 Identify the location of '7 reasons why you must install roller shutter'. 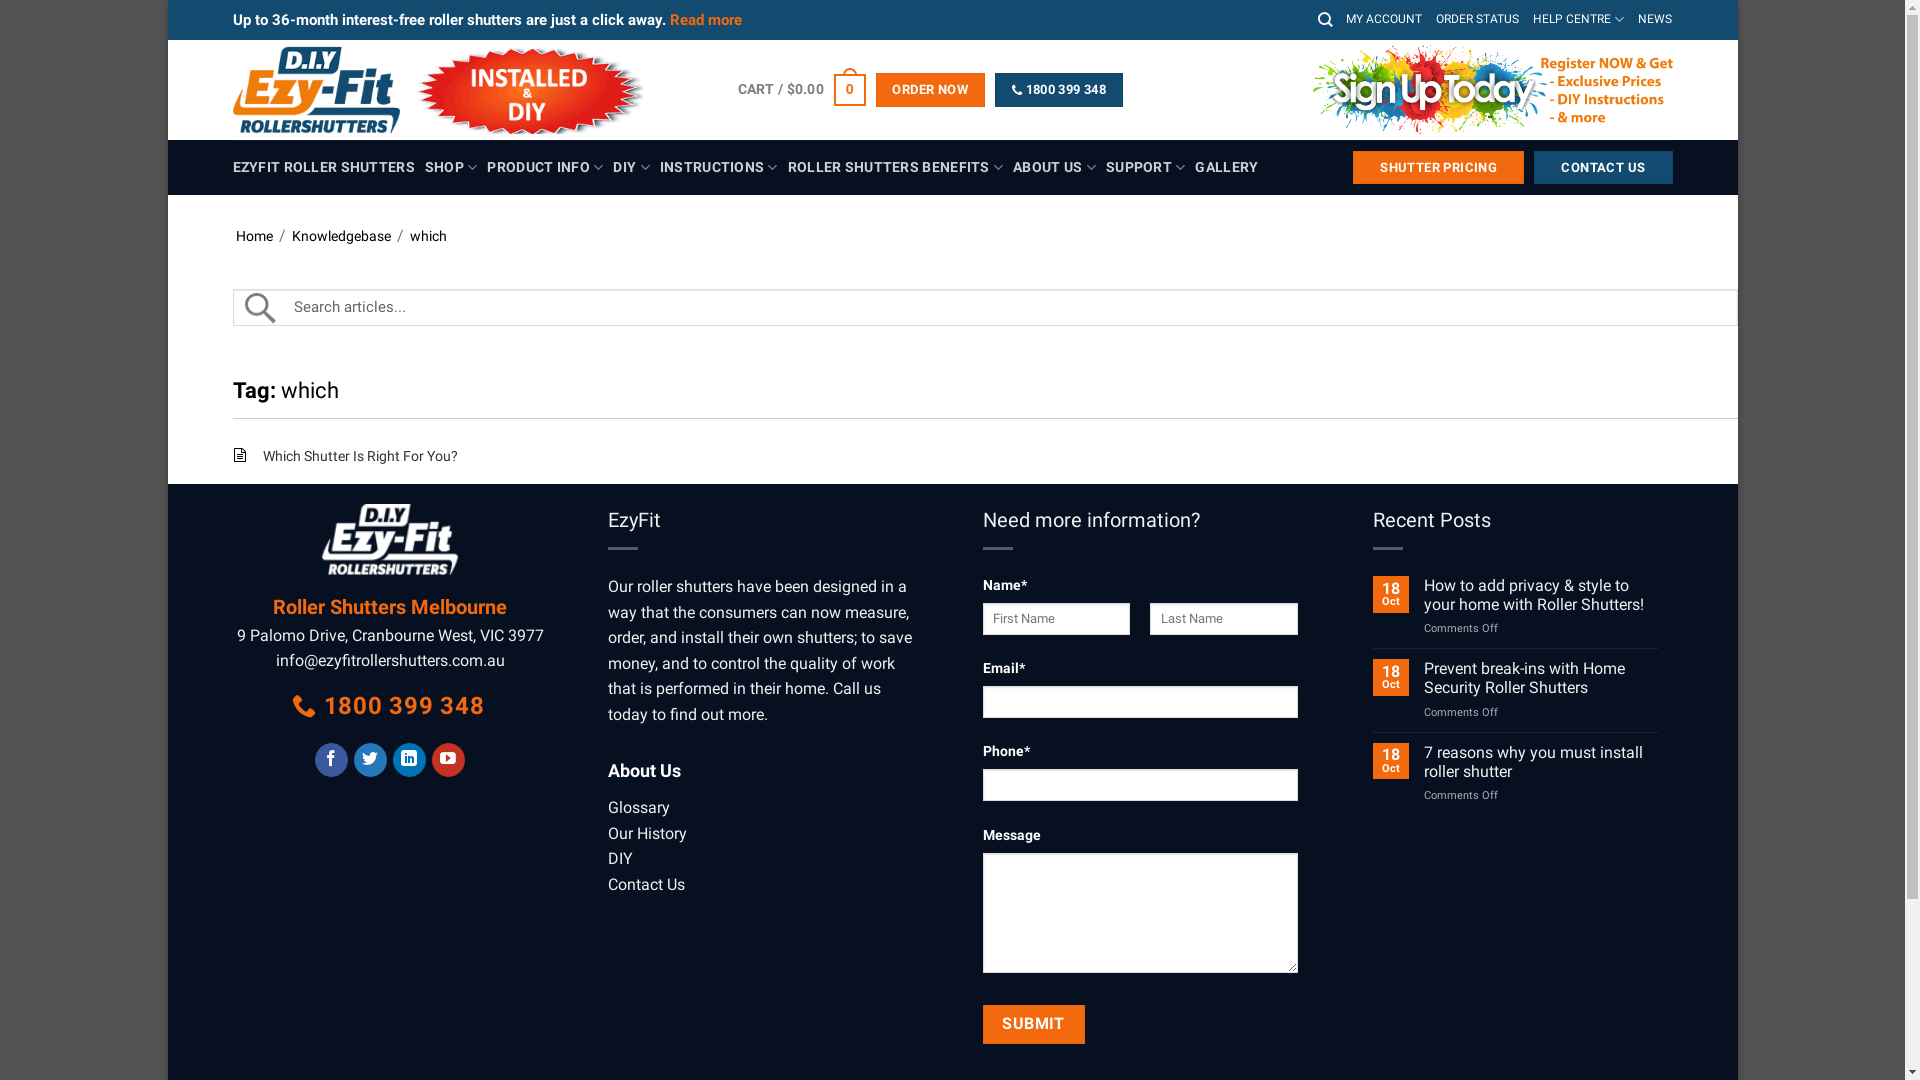
(1539, 762).